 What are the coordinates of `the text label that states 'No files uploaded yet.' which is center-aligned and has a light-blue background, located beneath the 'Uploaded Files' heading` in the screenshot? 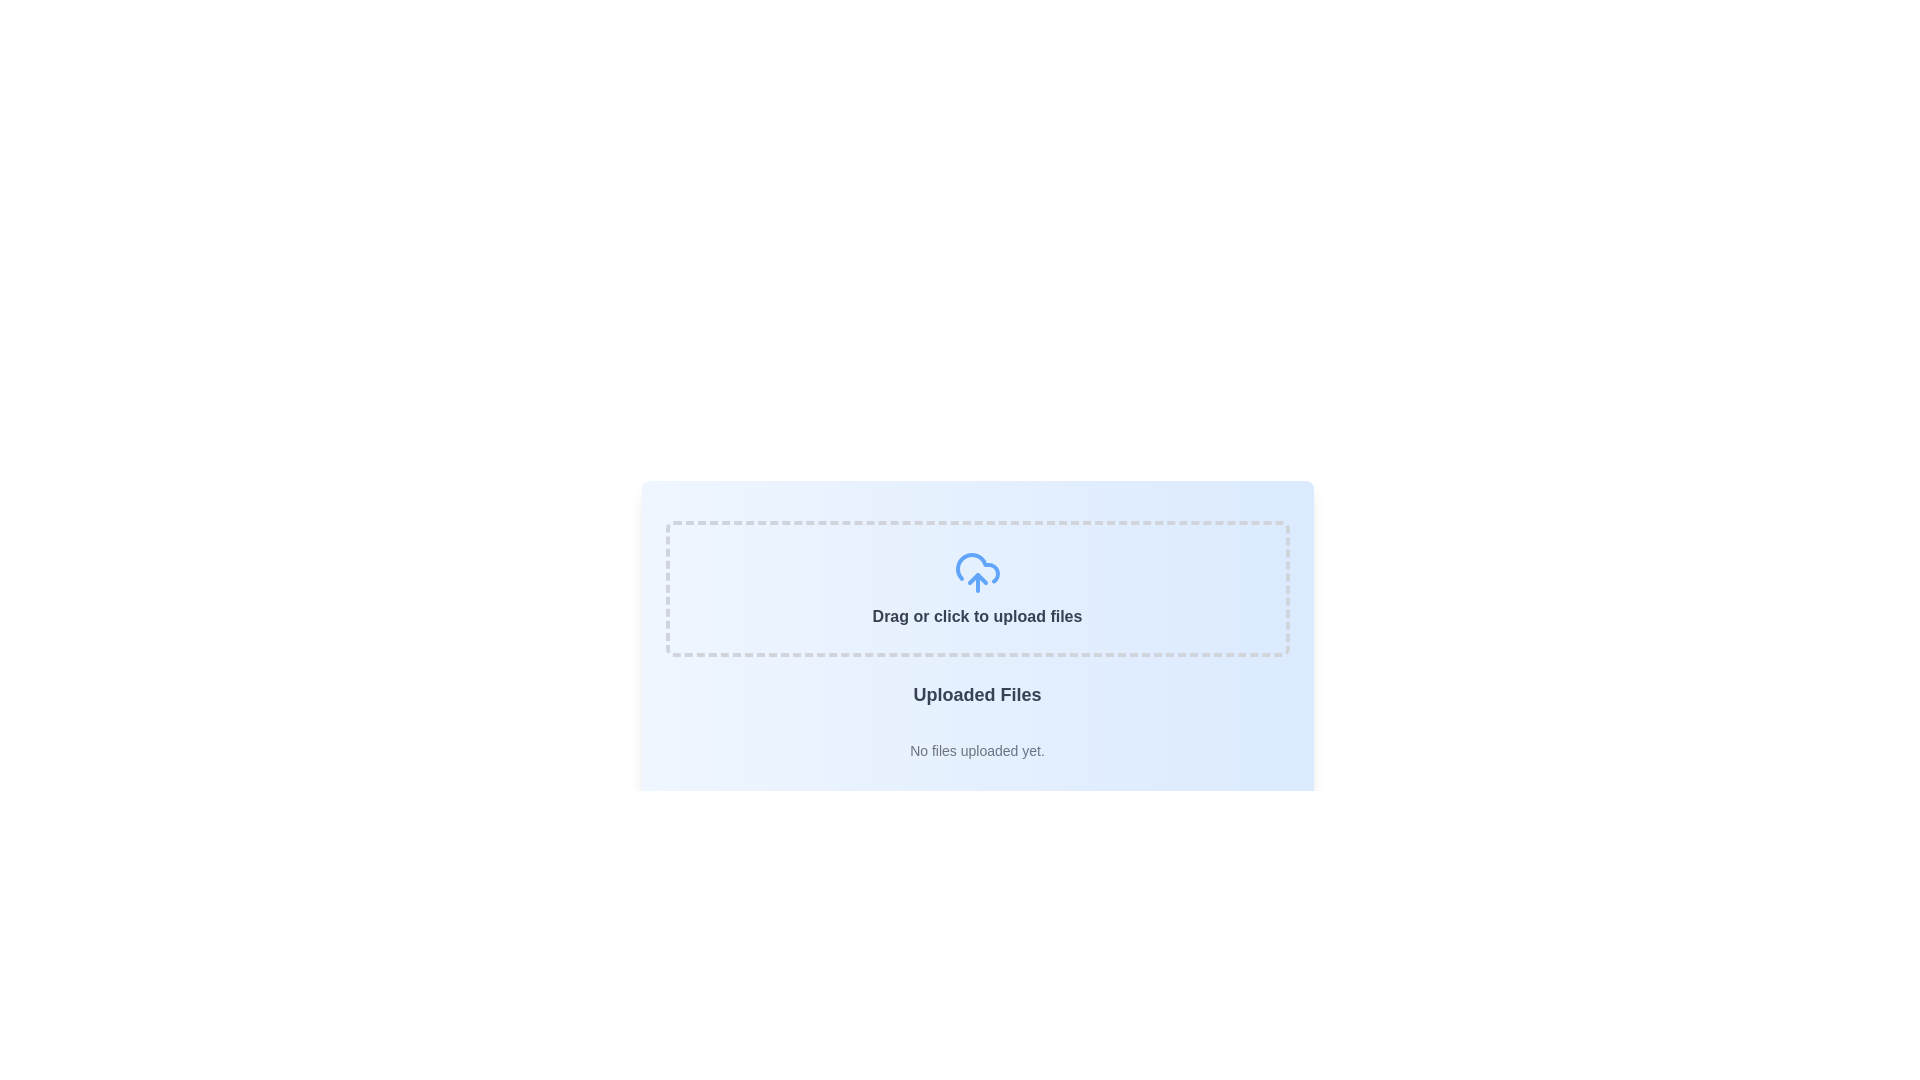 It's located at (977, 751).